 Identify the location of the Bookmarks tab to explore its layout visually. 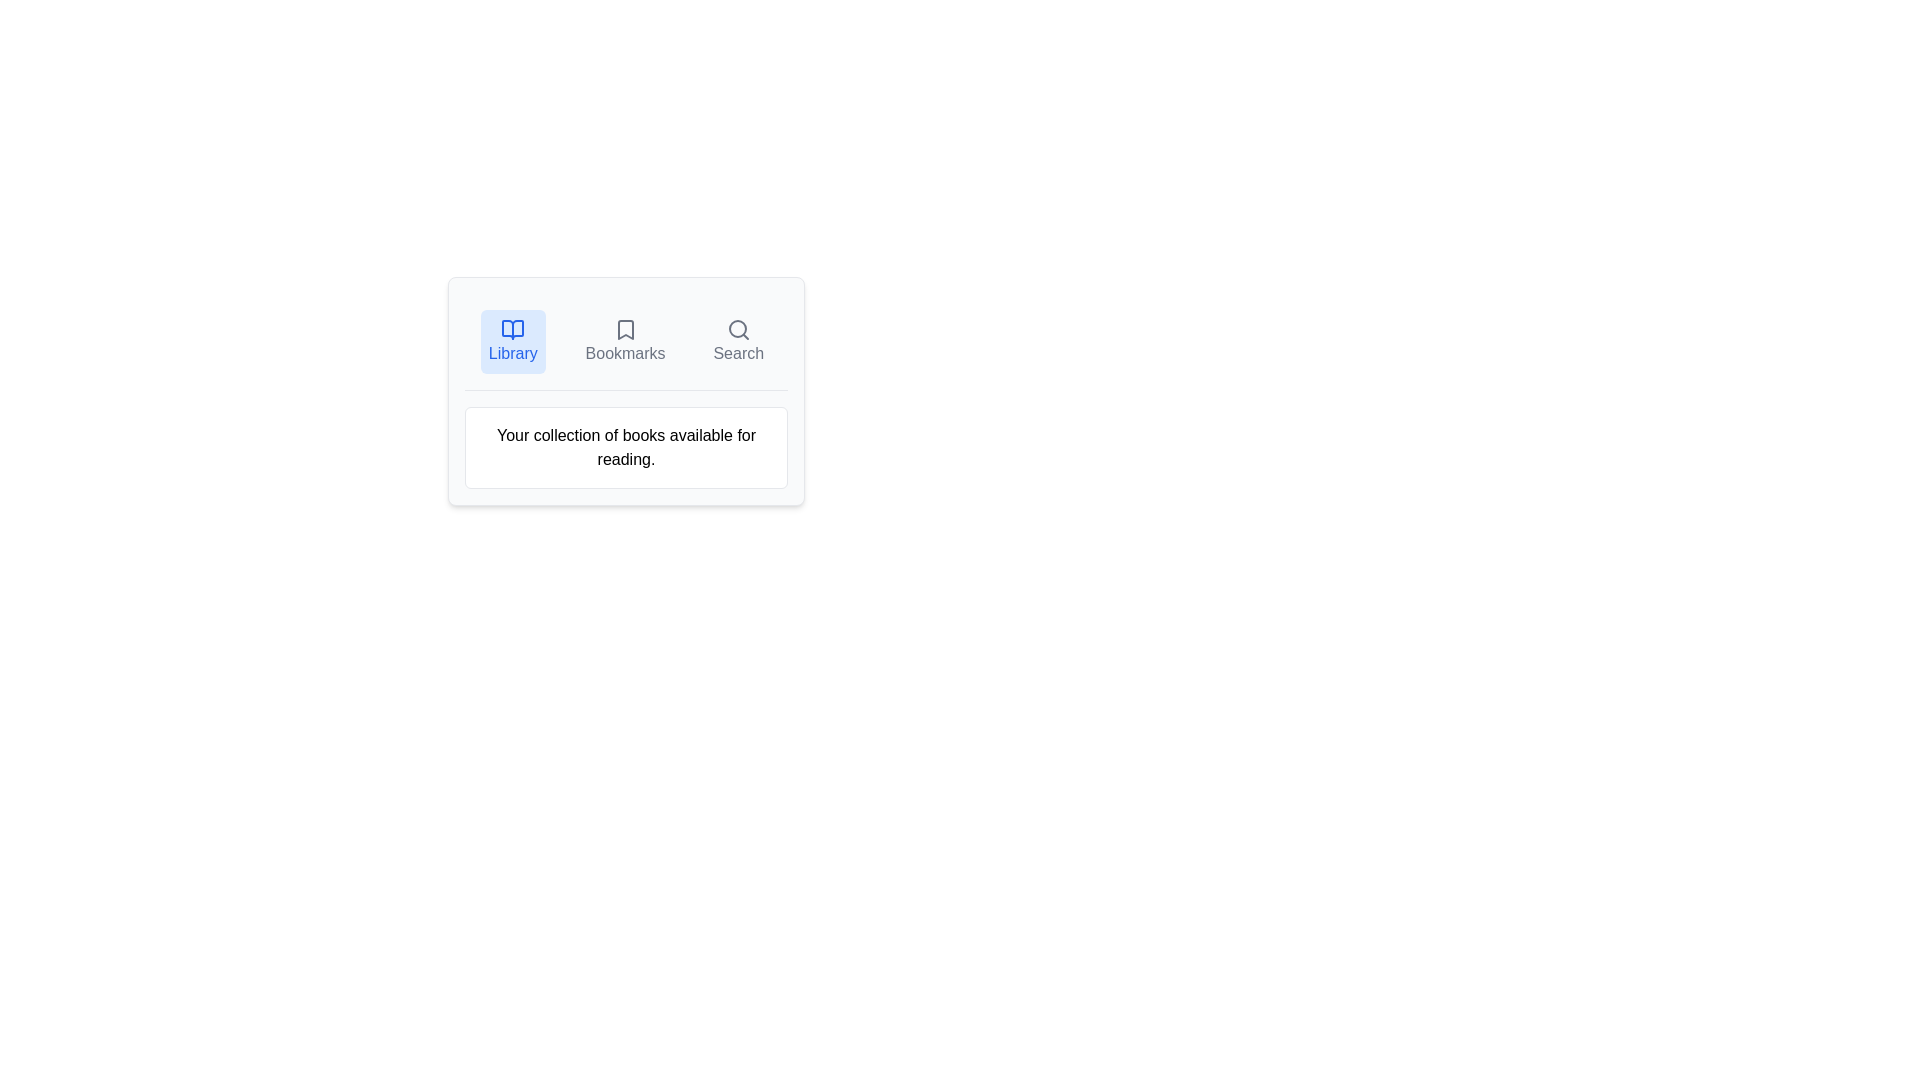
(623, 341).